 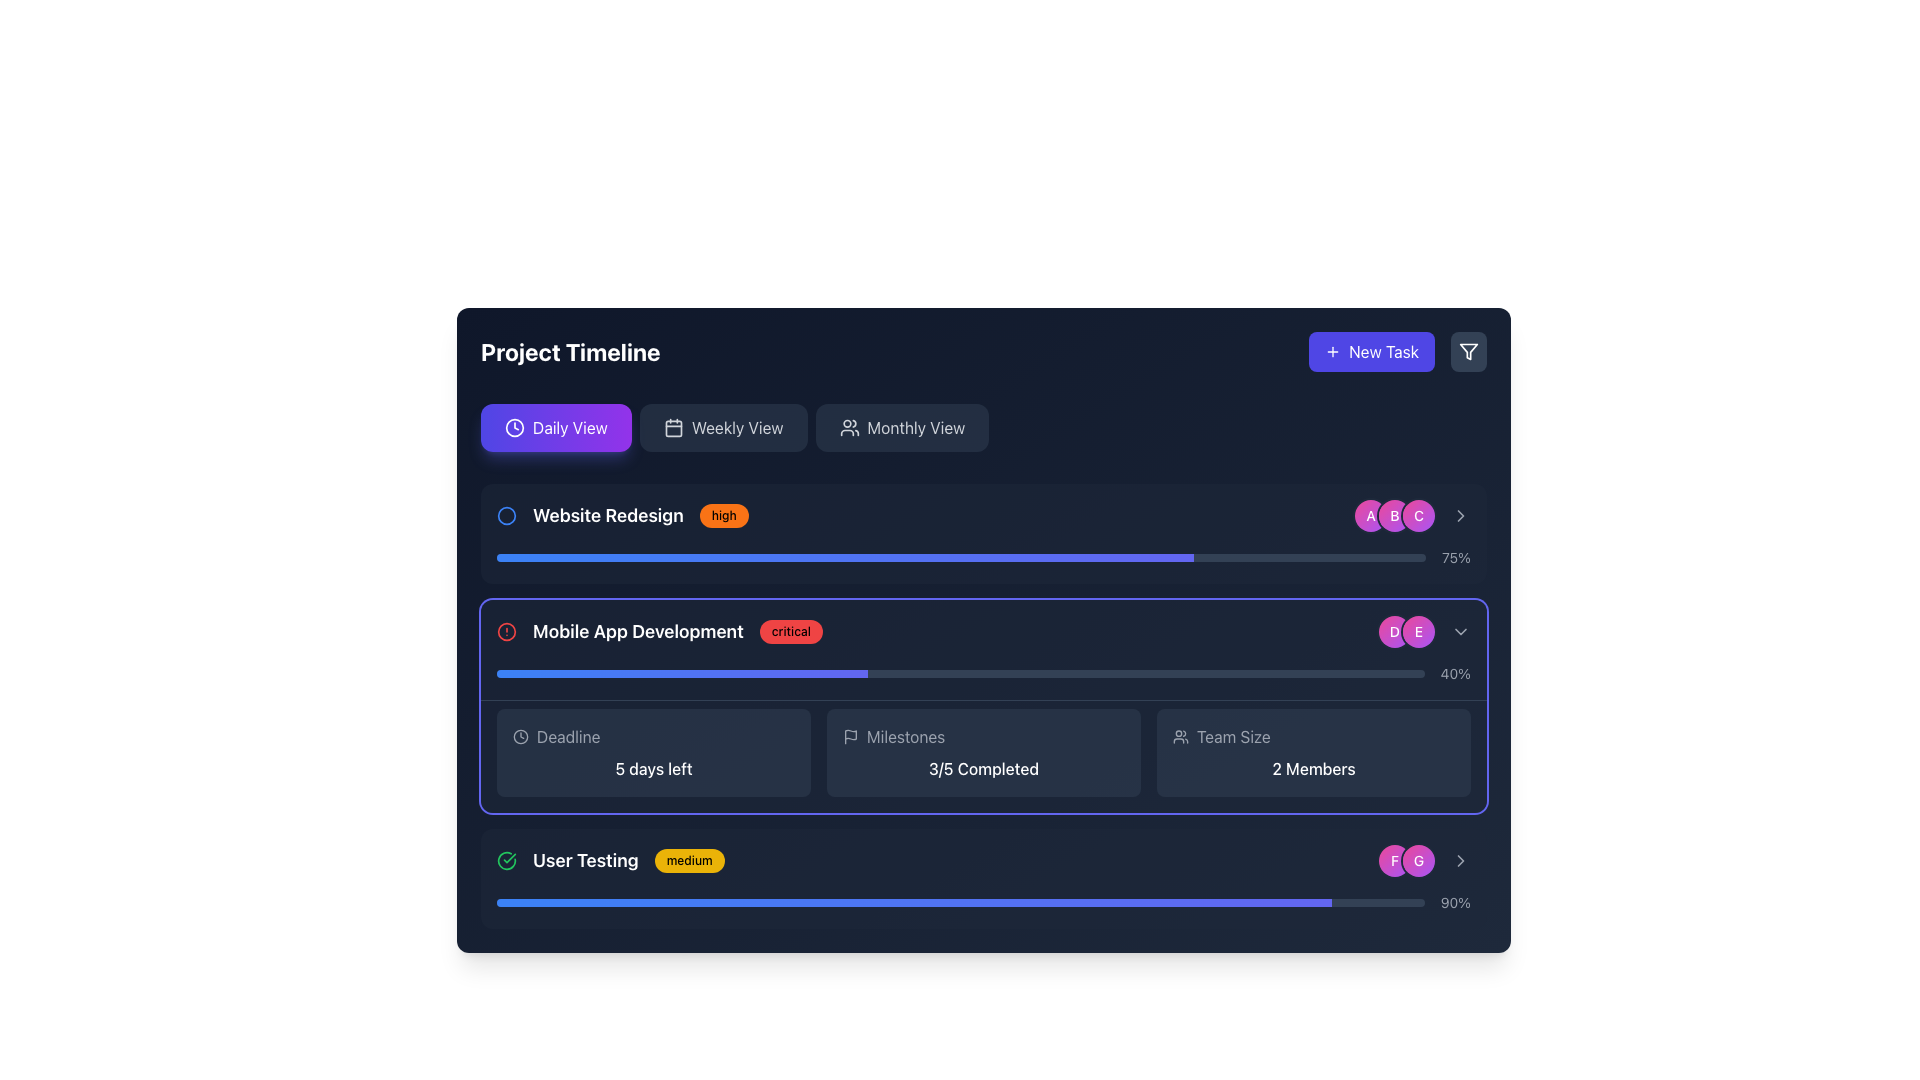 What do you see at coordinates (1323, 902) in the screenshot?
I see `the progress value` at bounding box center [1323, 902].